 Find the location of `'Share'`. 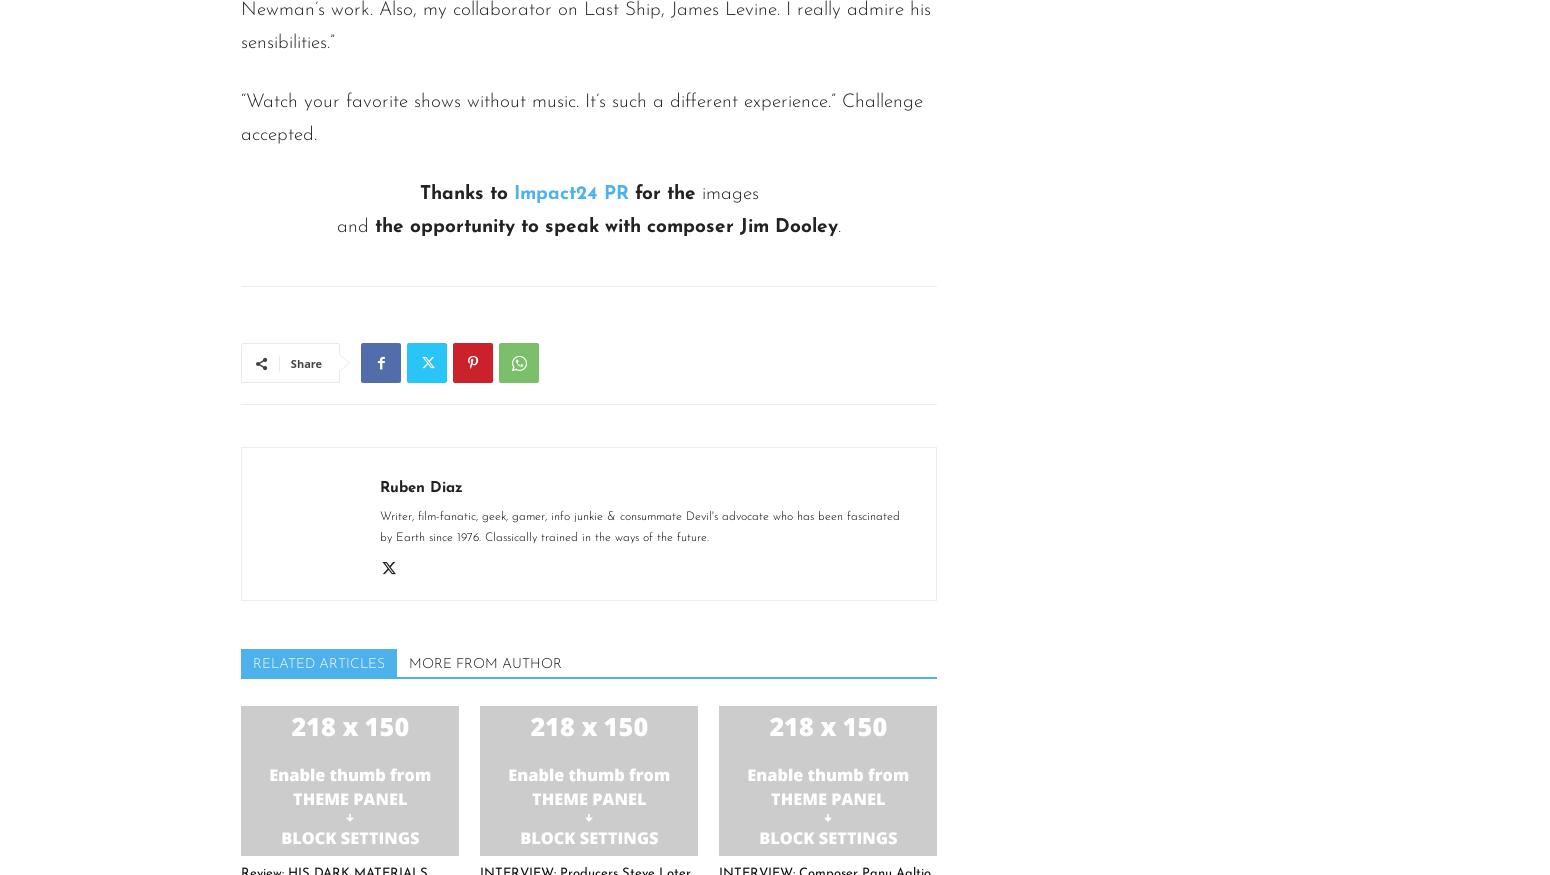

'Share' is located at coordinates (290, 363).